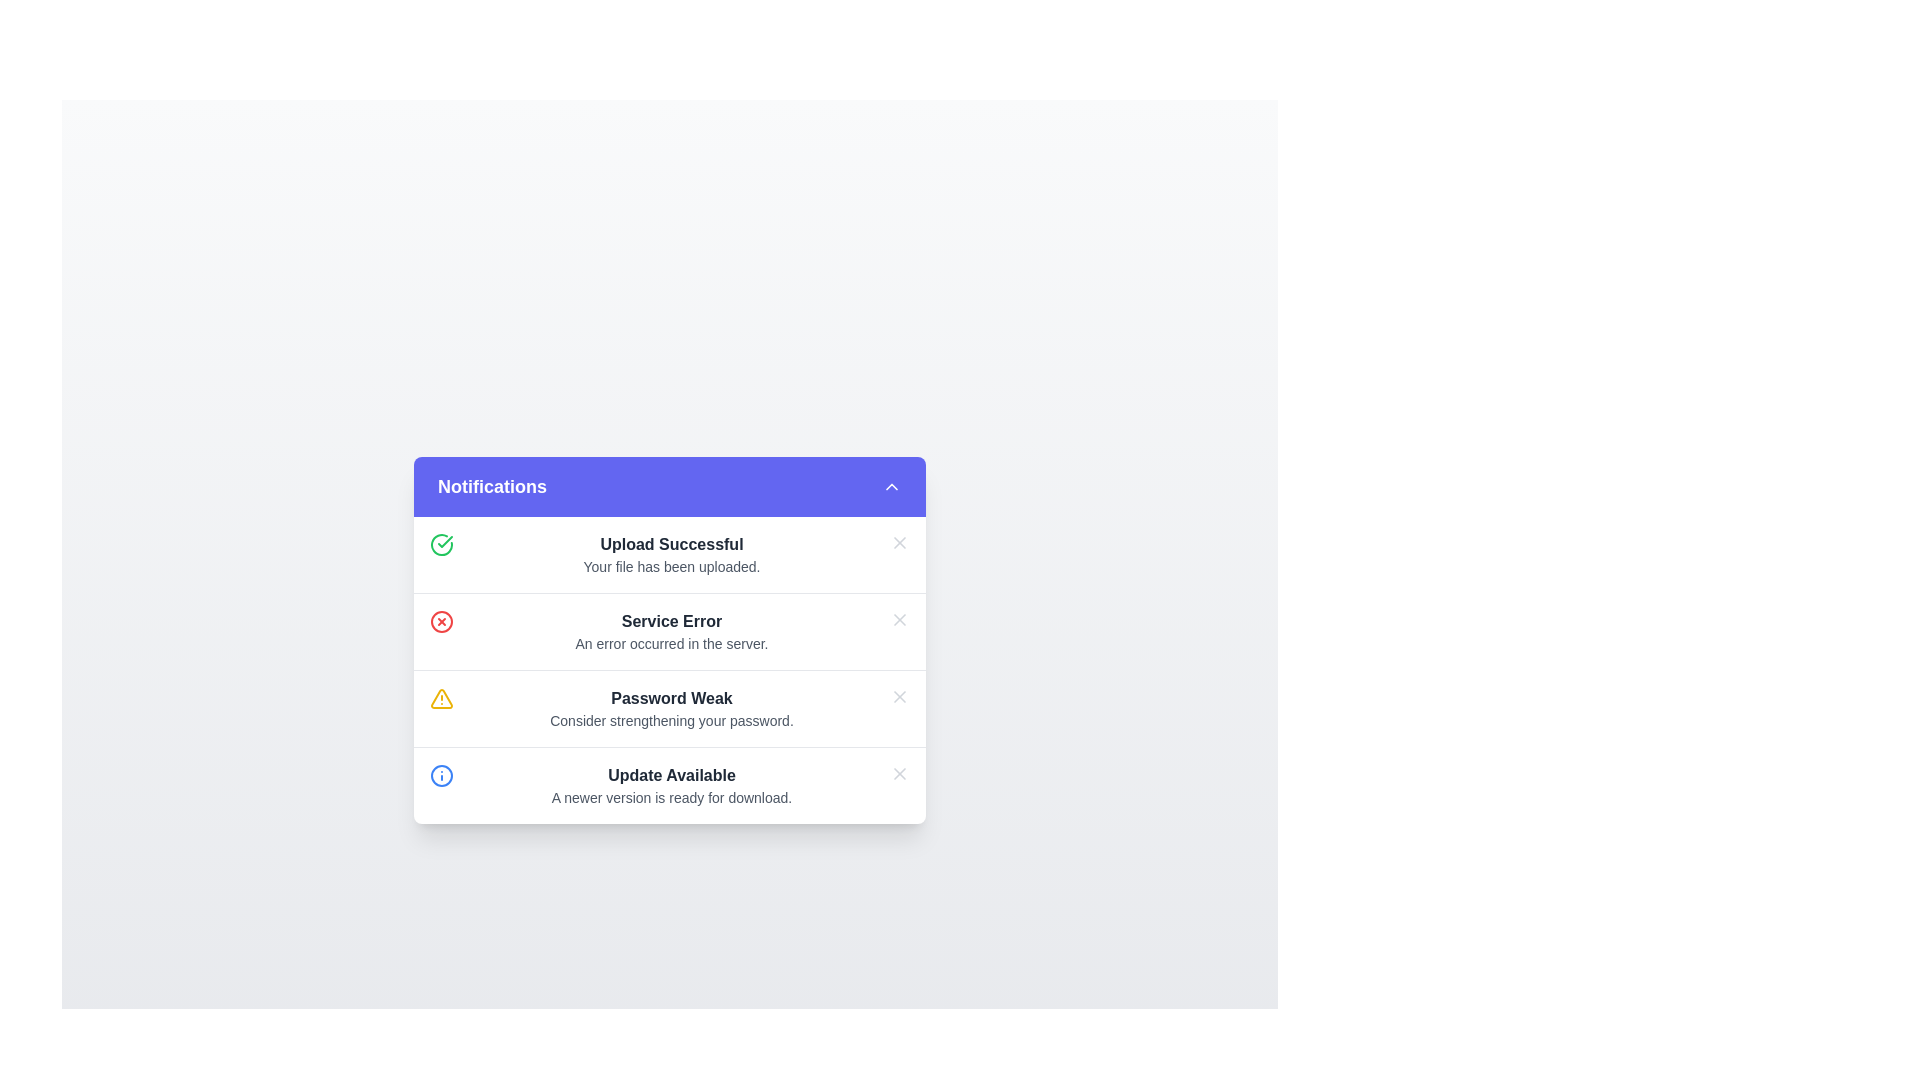 This screenshot has height=1080, width=1920. What do you see at coordinates (440, 543) in the screenshot?
I see `the success icon located at the top-left of the 'Upload Successful' notification to indicate that the file upload has completed successfully` at bounding box center [440, 543].